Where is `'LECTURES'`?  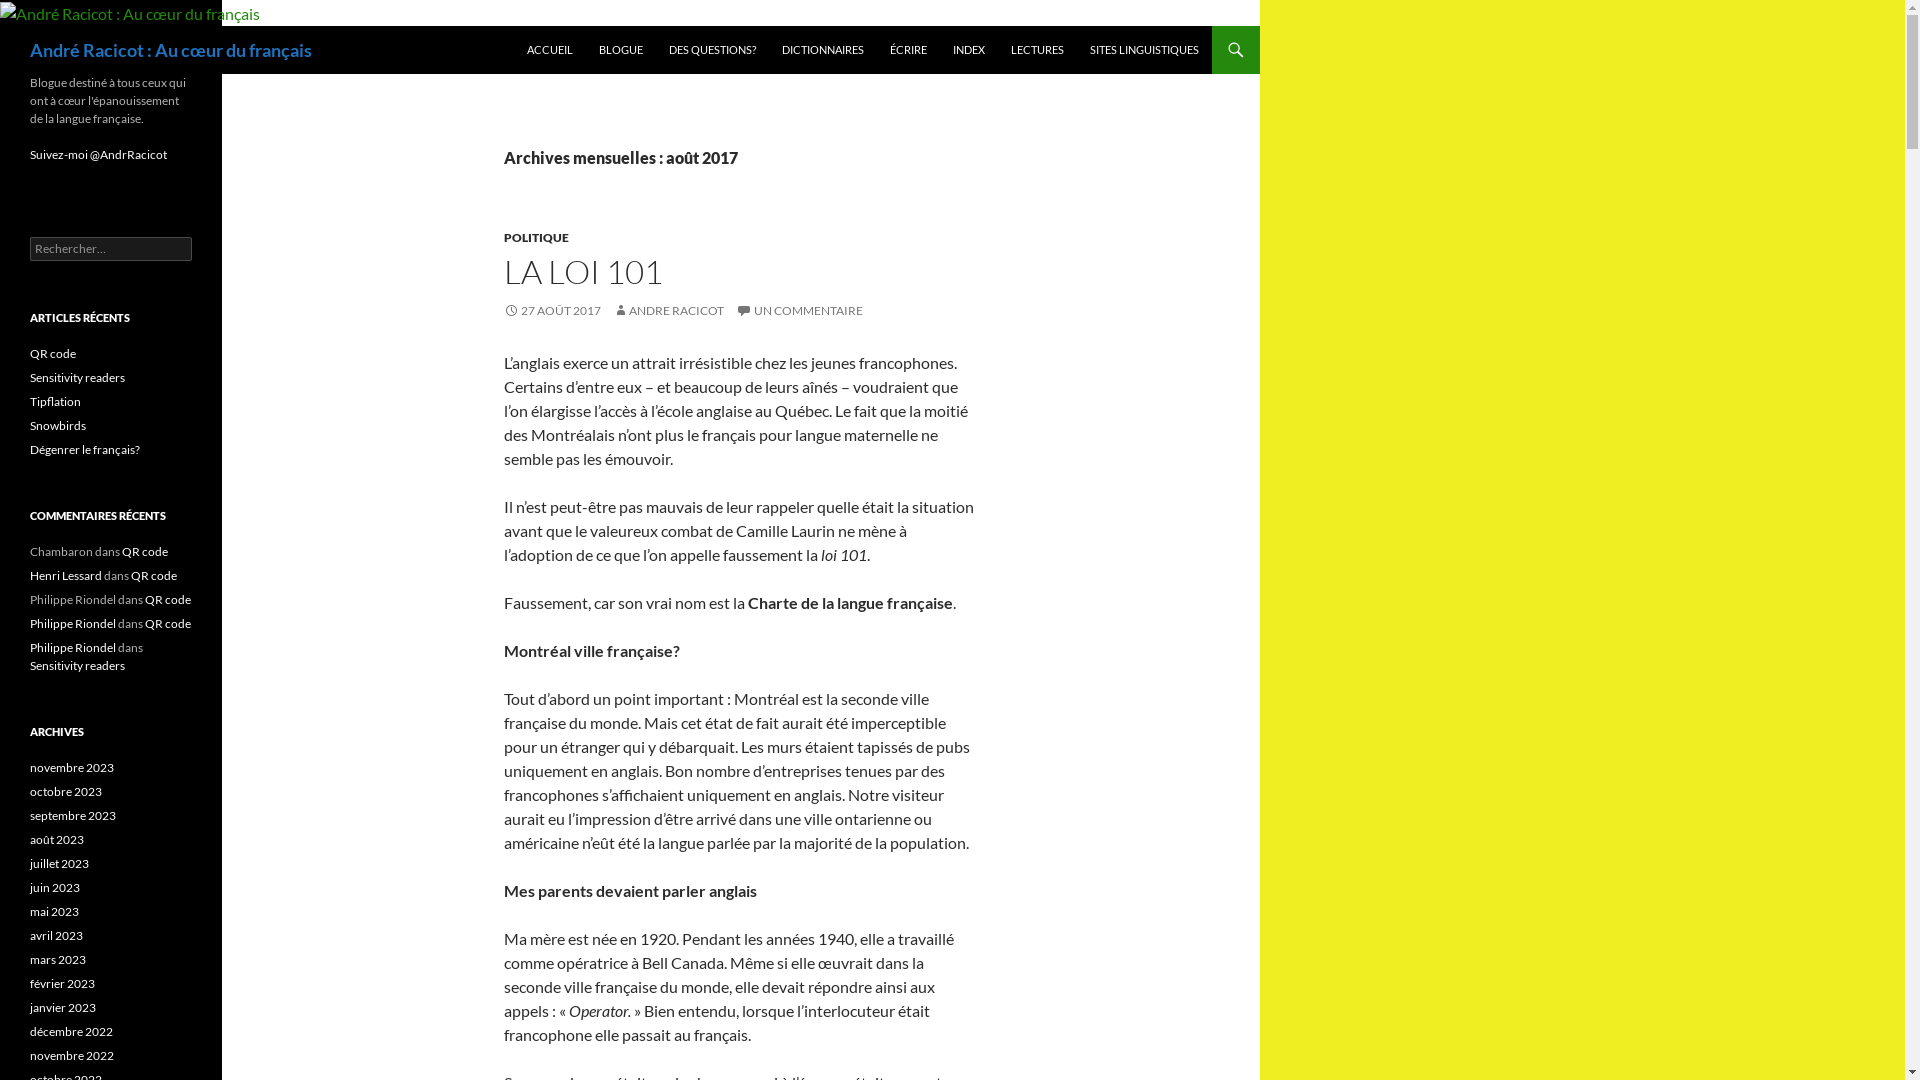 'LECTURES' is located at coordinates (998, 49).